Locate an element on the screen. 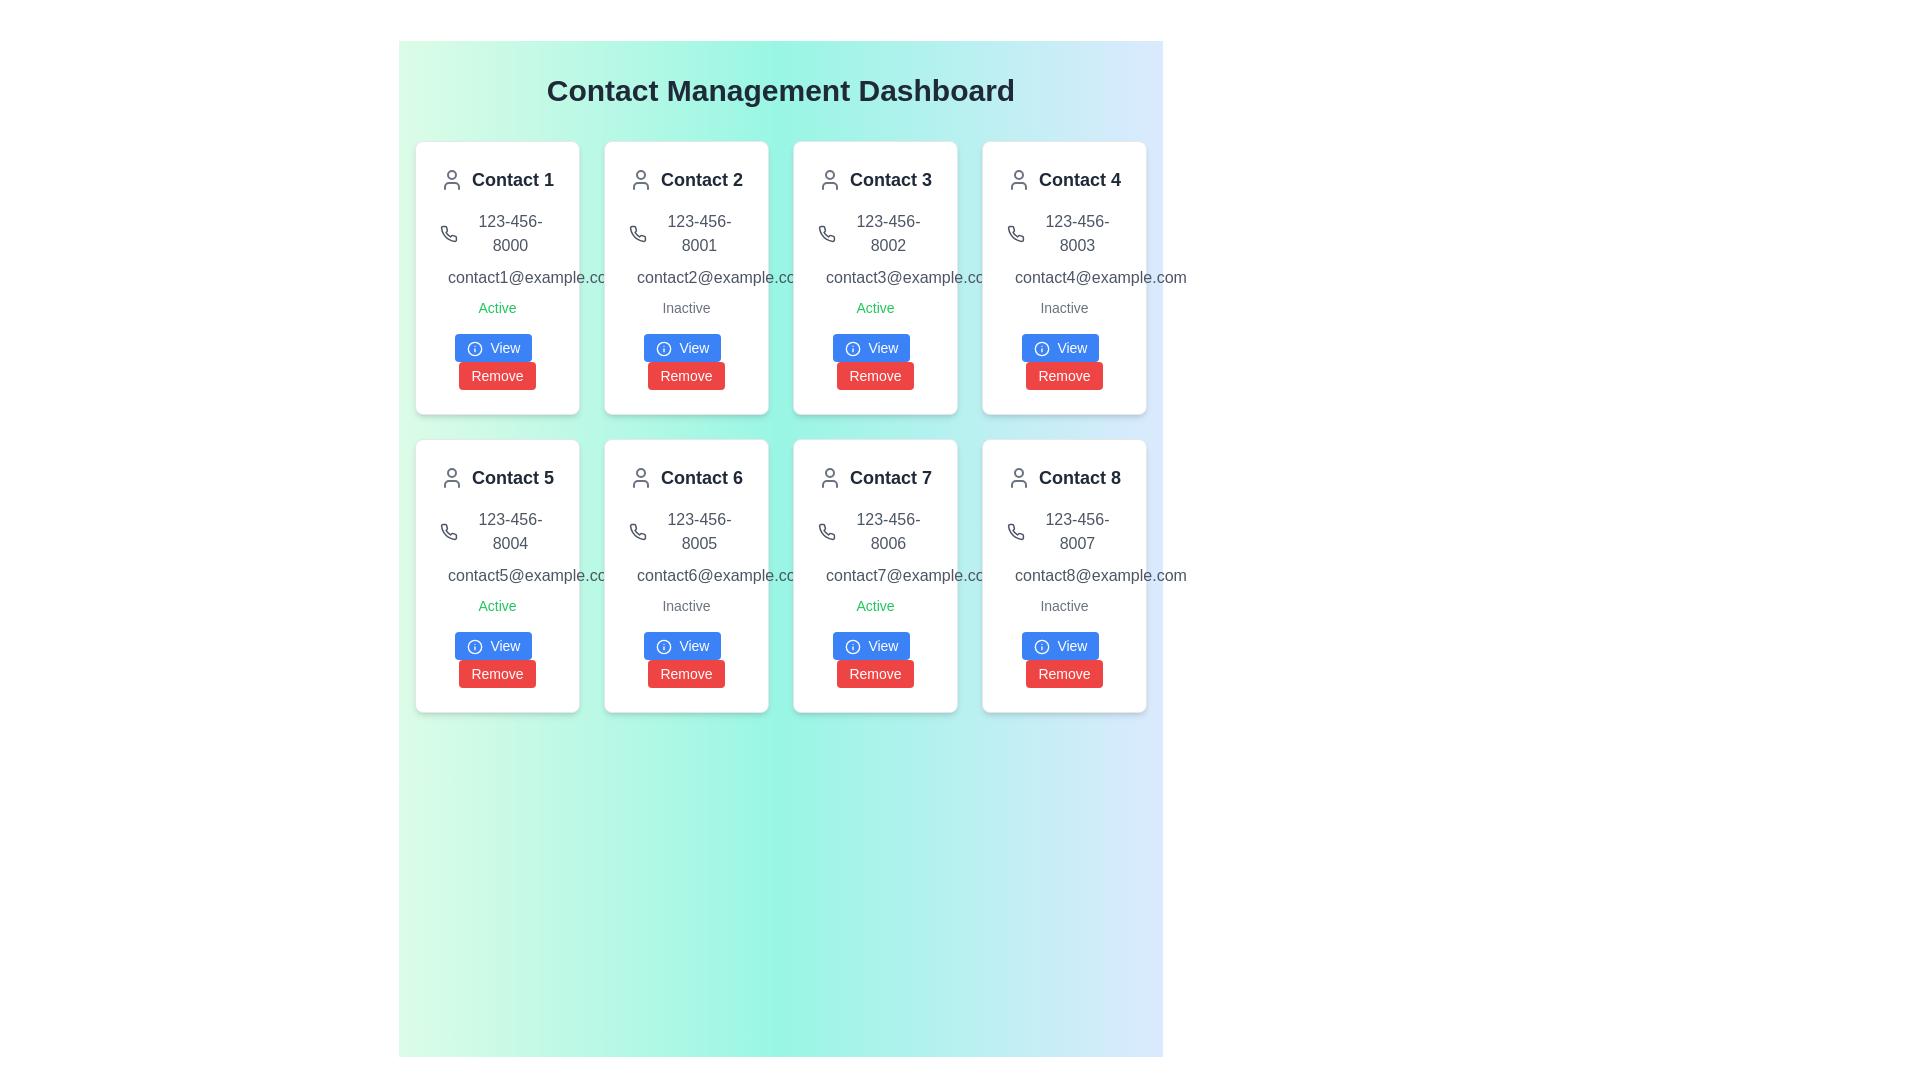 This screenshot has height=1080, width=1920. the static text label element displaying 'Contact 3' in bold, dark-gray font color, located in the top row and third column of the card layout is located at coordinates (890, 180).